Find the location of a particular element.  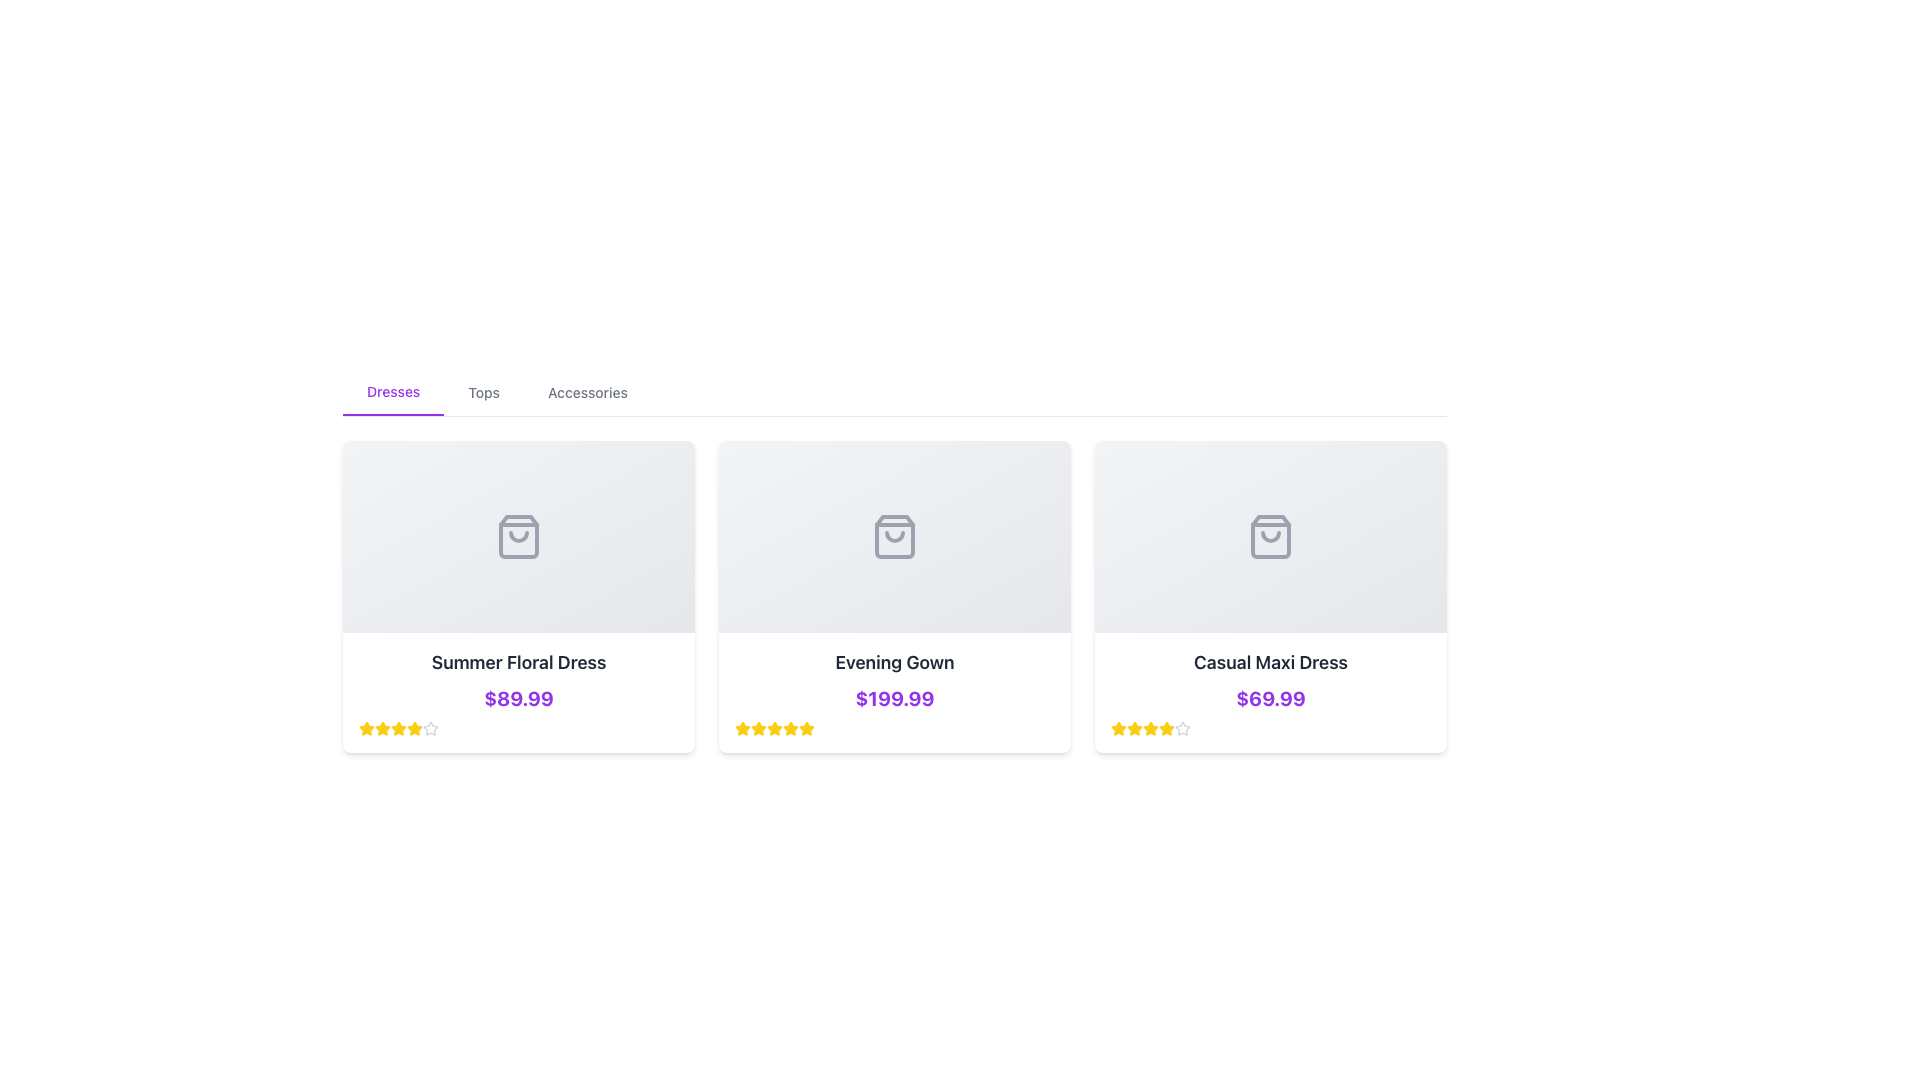

the Information panel displaying details of the 'Evening Gown', which includes the product name, price, and rating stars is located at coordinates (893, 692).